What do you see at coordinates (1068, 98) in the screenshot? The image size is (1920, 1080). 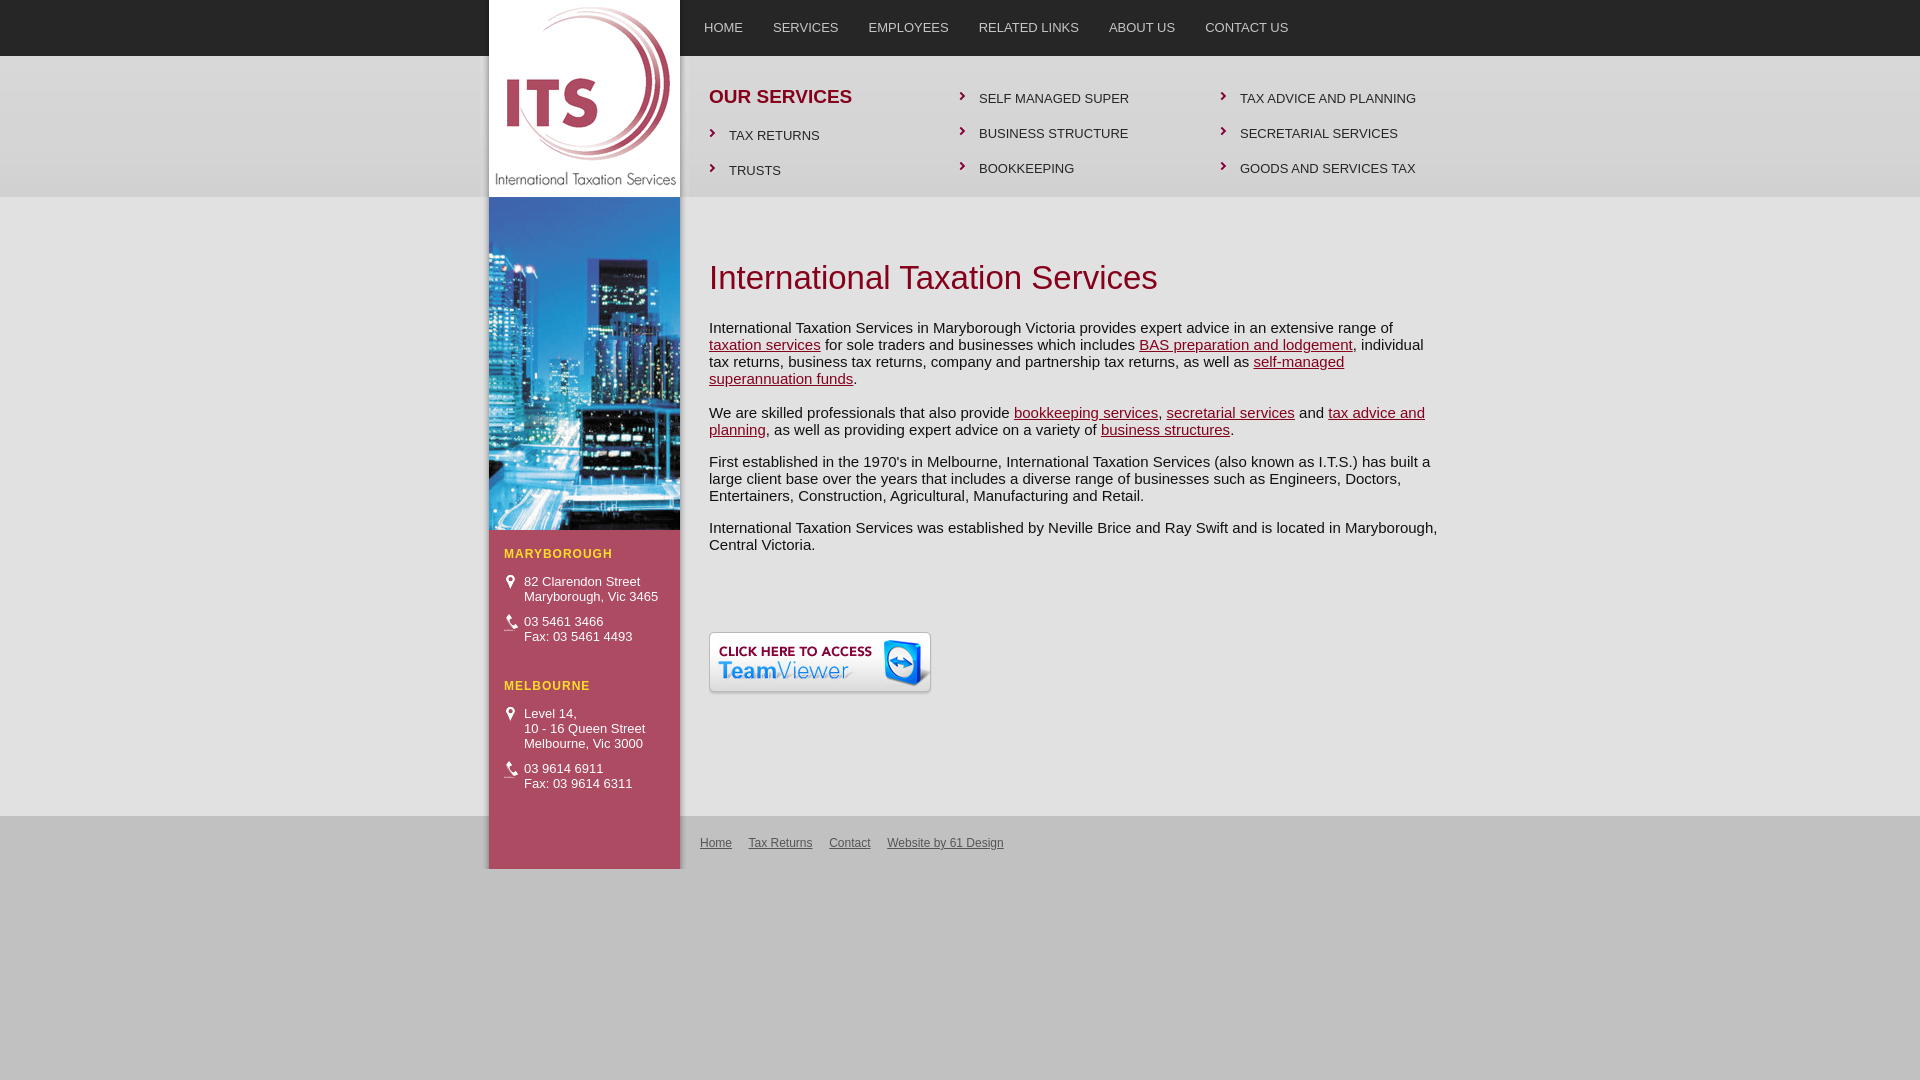 I see `'SELF MANAGED SUPER'` at bounding box center [1068, 98].